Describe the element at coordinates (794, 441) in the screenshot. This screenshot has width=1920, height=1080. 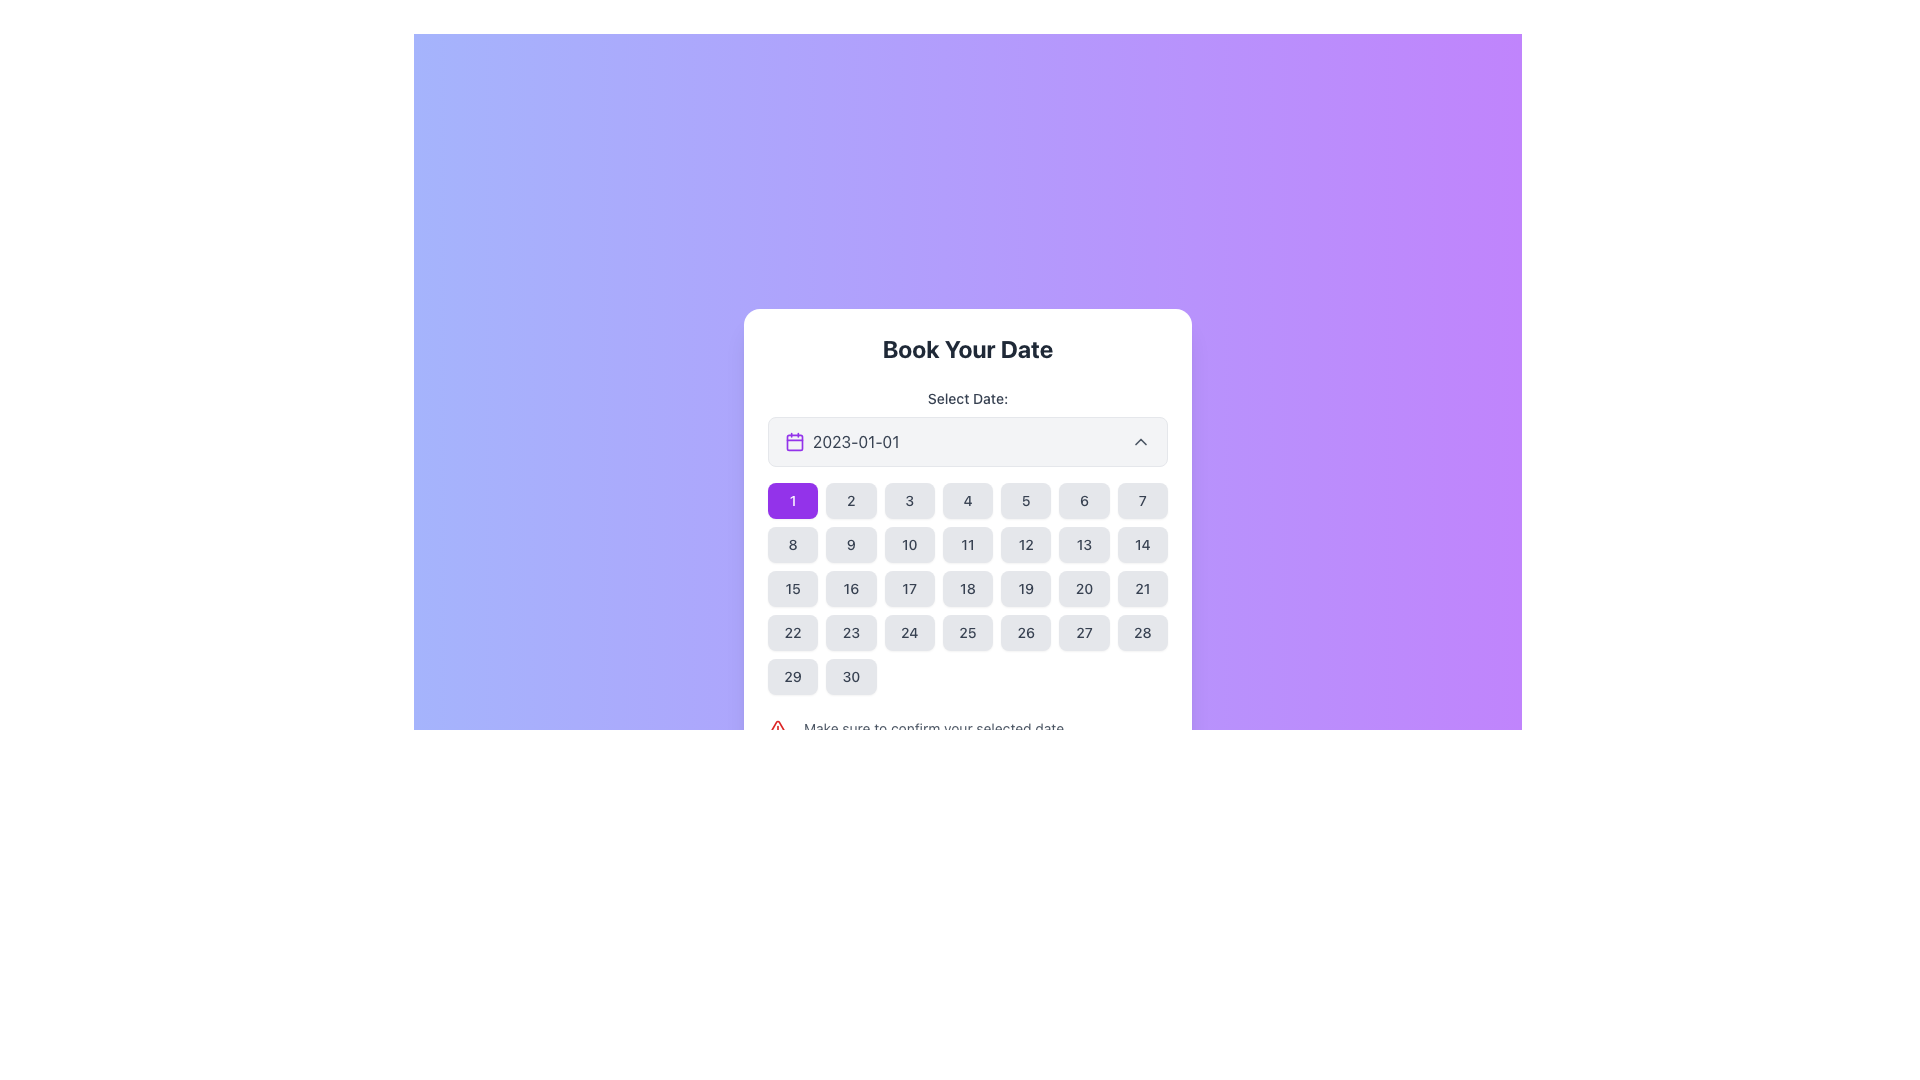
I see `the calendar icon located to the far left of the date text '2023-01-01'` at that location.